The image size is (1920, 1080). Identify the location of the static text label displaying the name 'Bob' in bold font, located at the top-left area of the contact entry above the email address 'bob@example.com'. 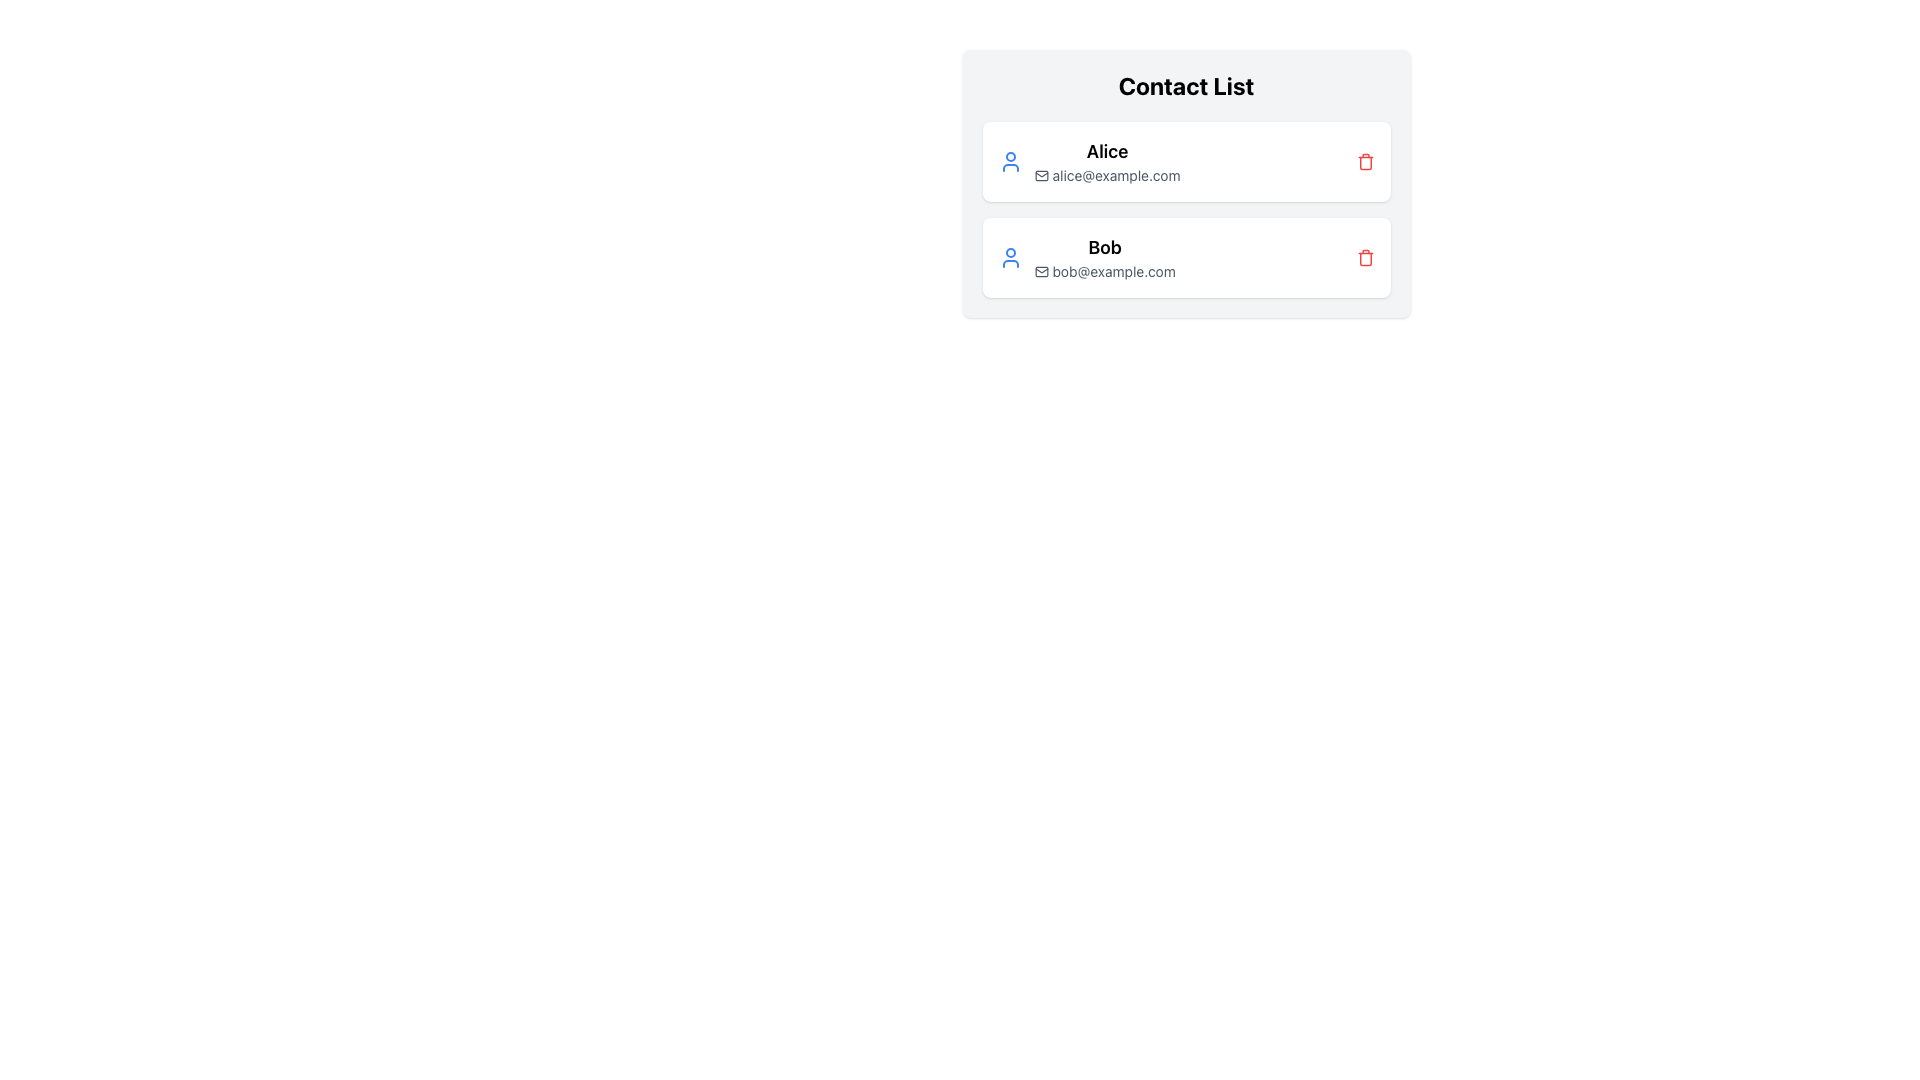
(1104, 246).